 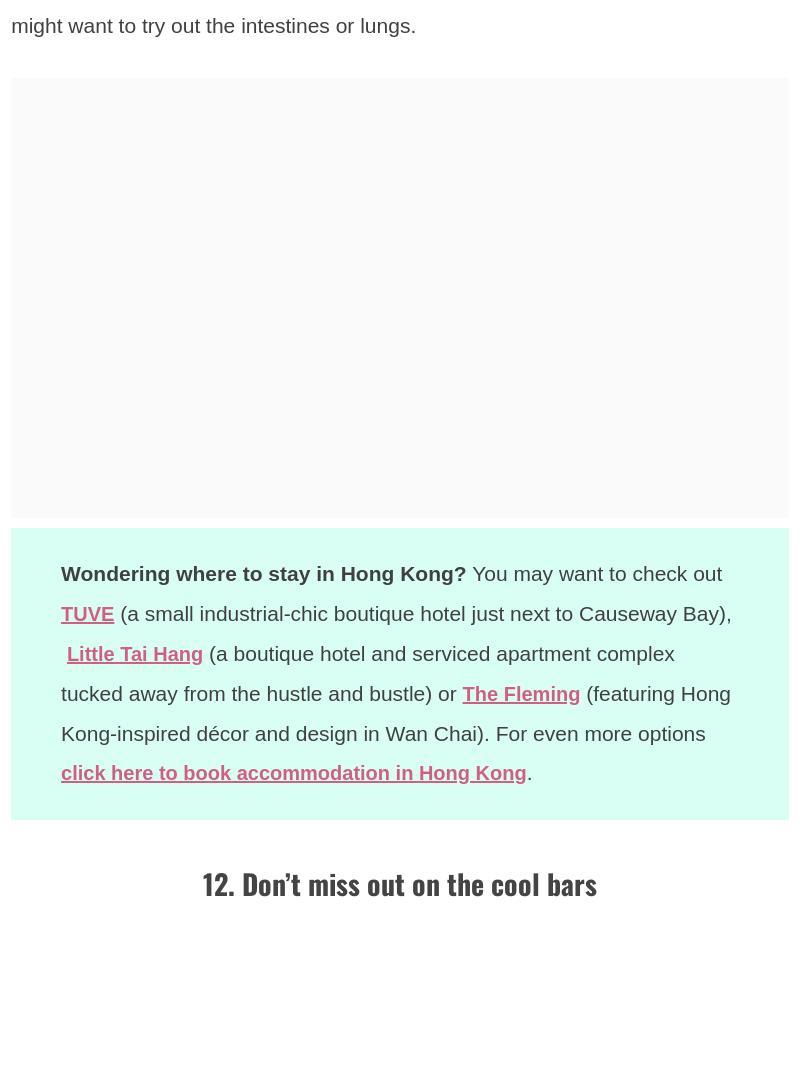 What do you see at coordinates (400, 881) in the screenshot?
I see `'12. Don’t miss out on the cool bars'` at bounding box center [400, 881].